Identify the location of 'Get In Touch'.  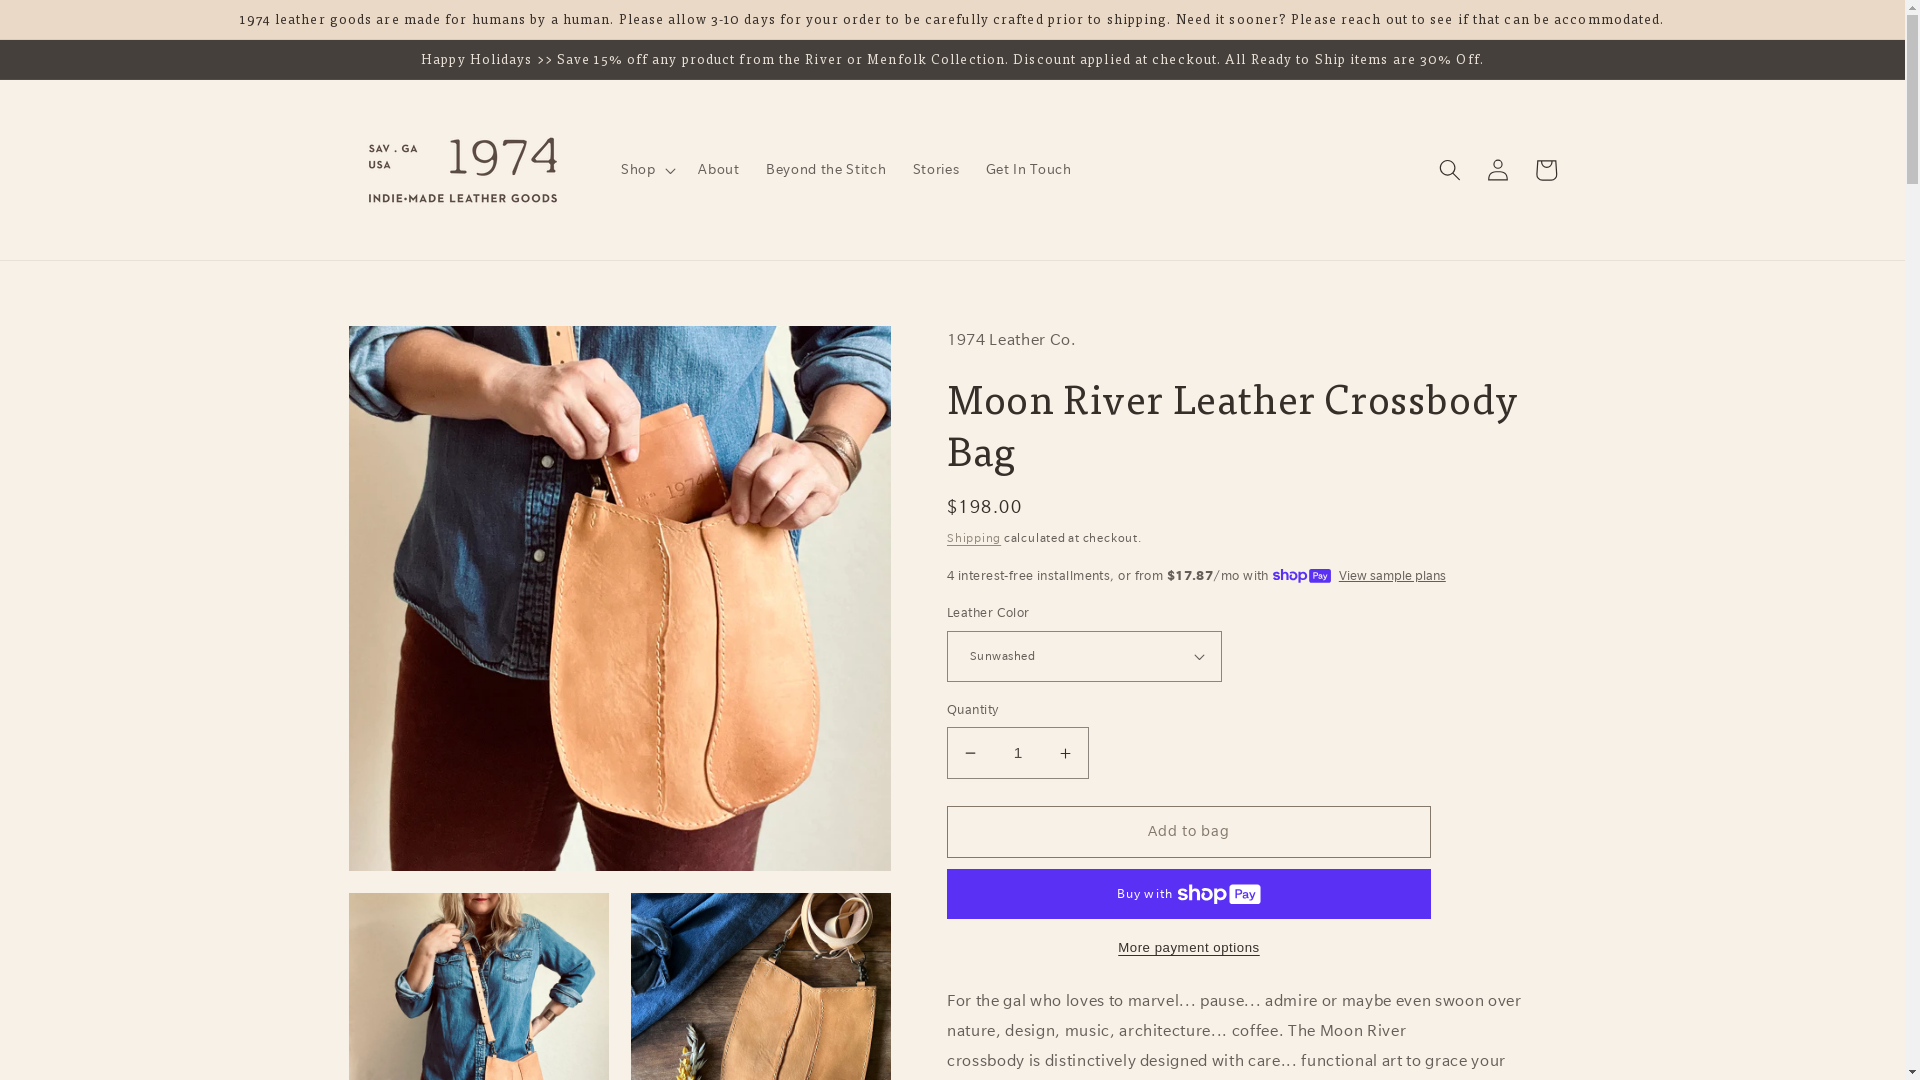
(1028, 168).